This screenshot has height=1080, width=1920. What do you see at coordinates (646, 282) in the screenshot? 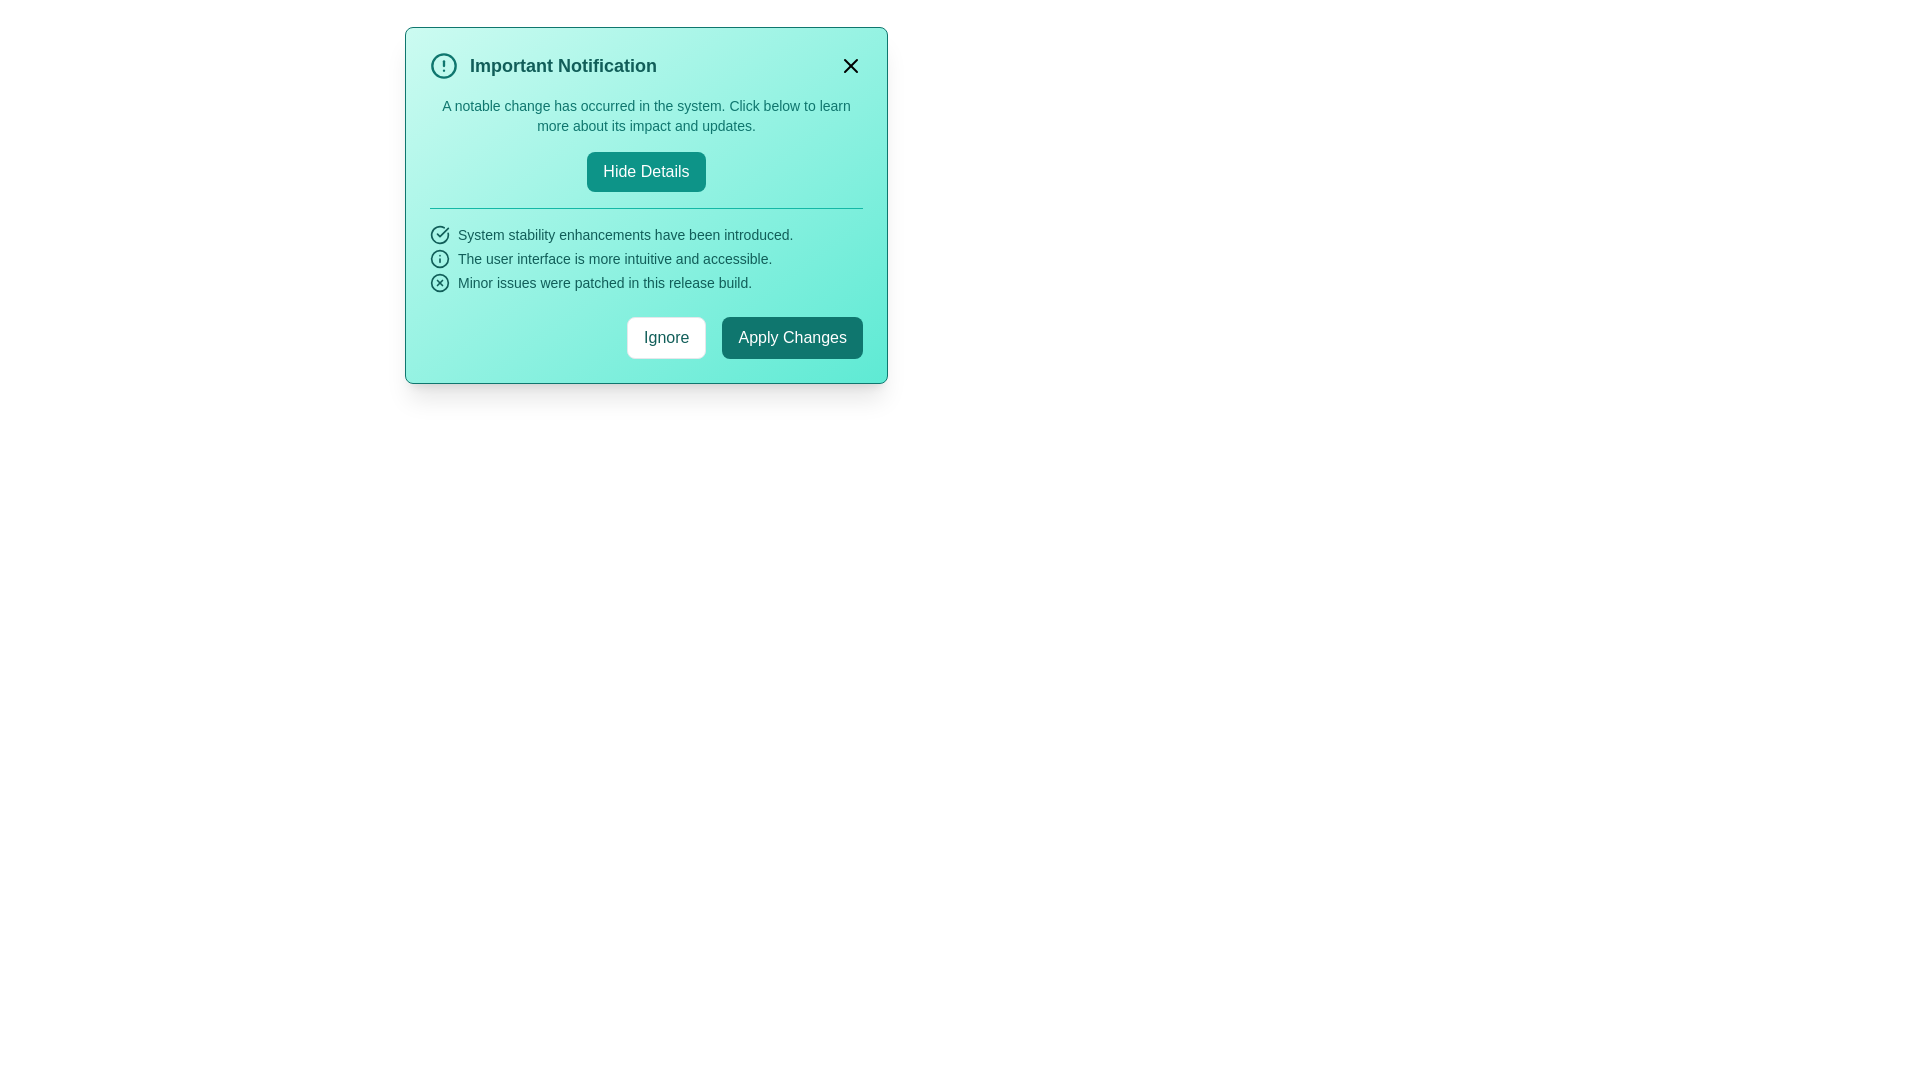
I see `the informational text stating 'Minor issues were patched in this release build.' with a red circular icon next to it, located in the teal notification window` at bounding box center [646, 282].